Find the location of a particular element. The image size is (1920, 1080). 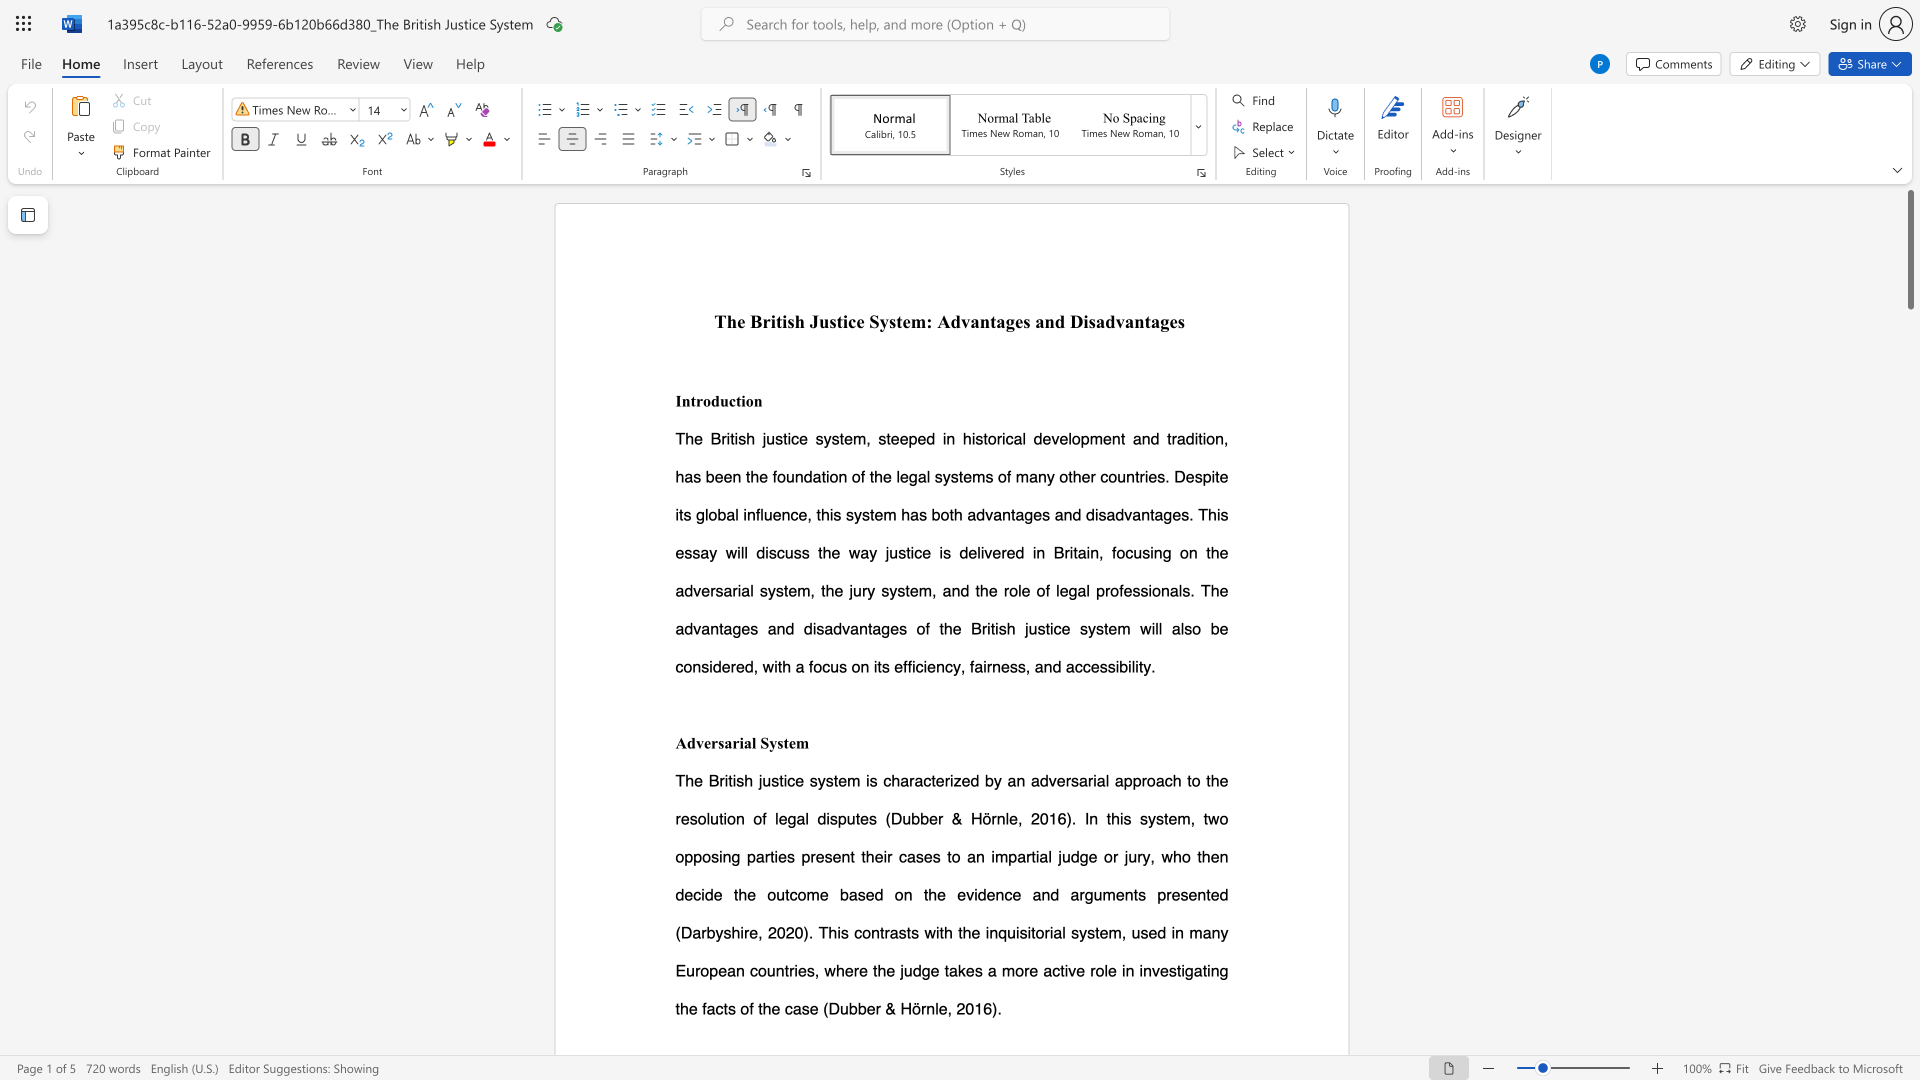

the right-hand scrollbar to descend the page is located at coordinates (1909, 670).